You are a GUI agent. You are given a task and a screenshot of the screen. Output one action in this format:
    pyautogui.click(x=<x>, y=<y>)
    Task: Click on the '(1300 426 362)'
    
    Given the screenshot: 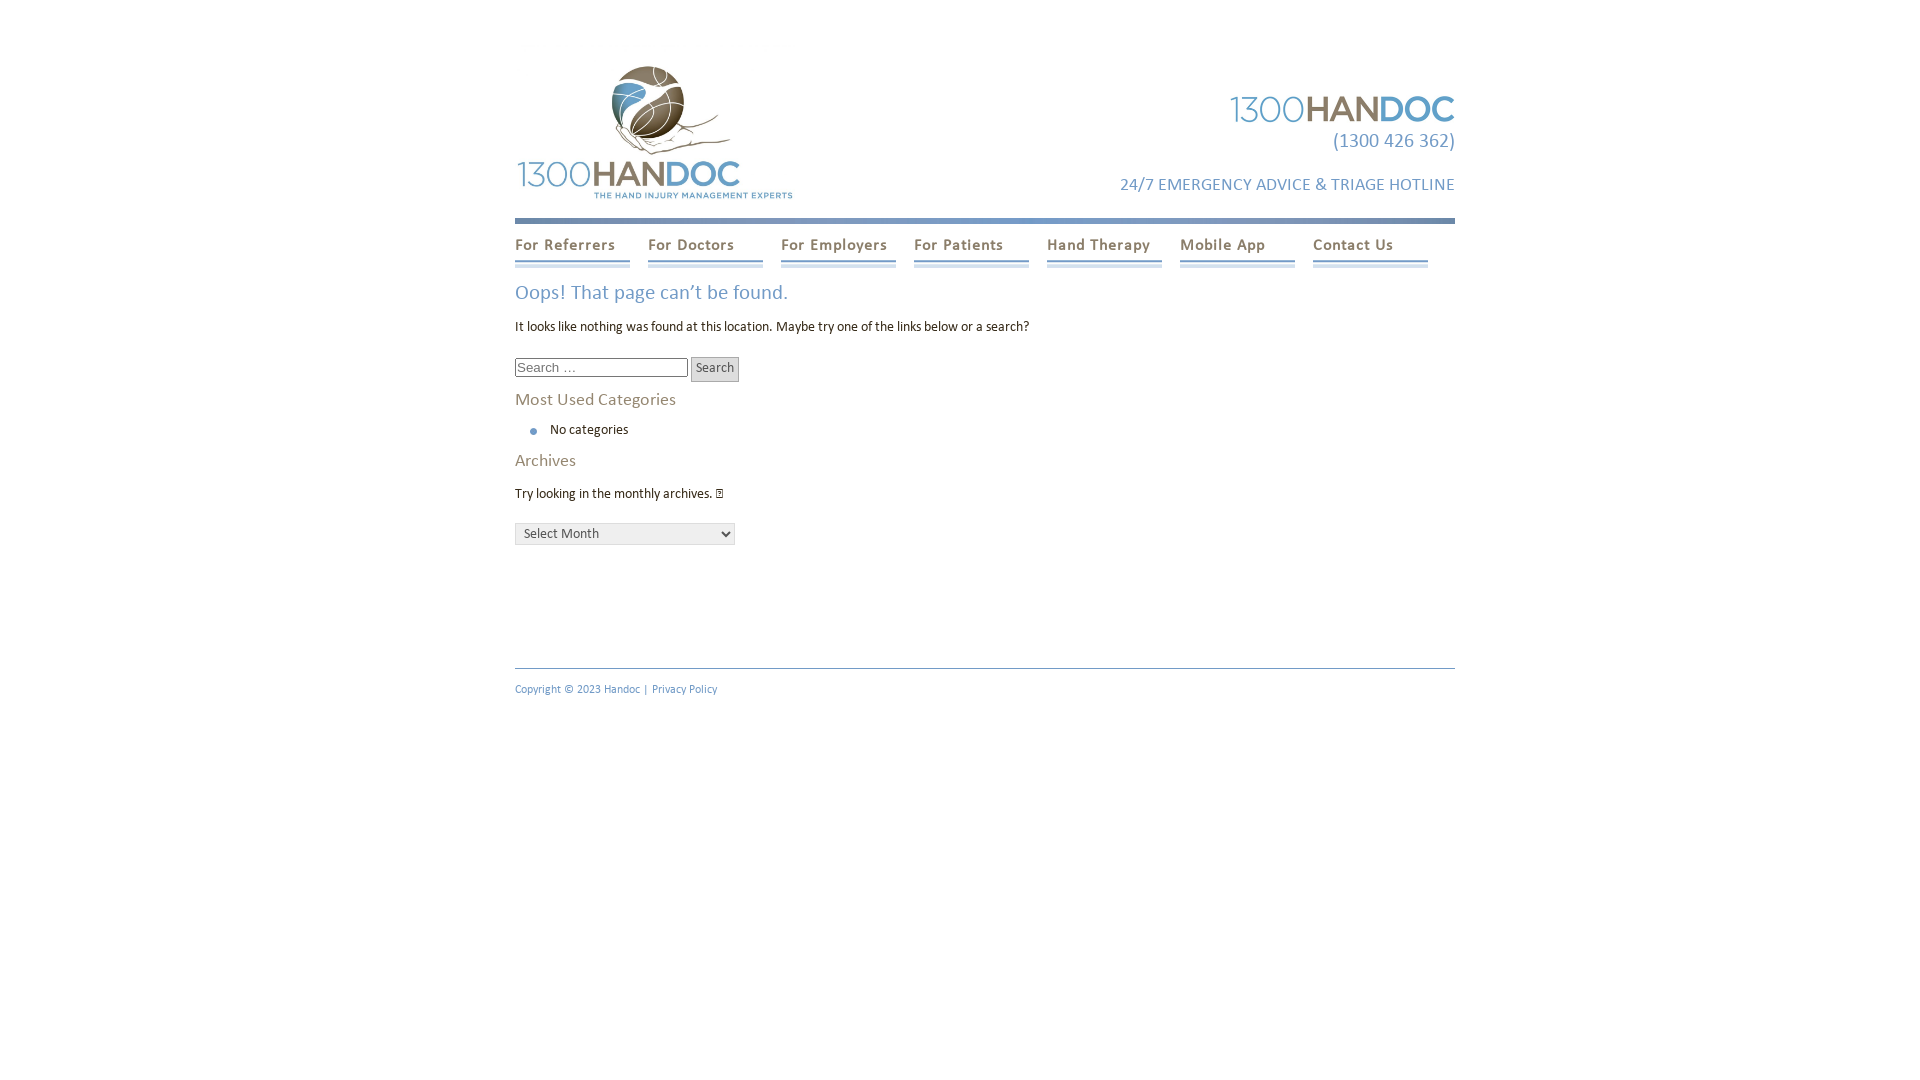 What is the action you would take?
    pyautogui.click(x=1392, y=141)
    